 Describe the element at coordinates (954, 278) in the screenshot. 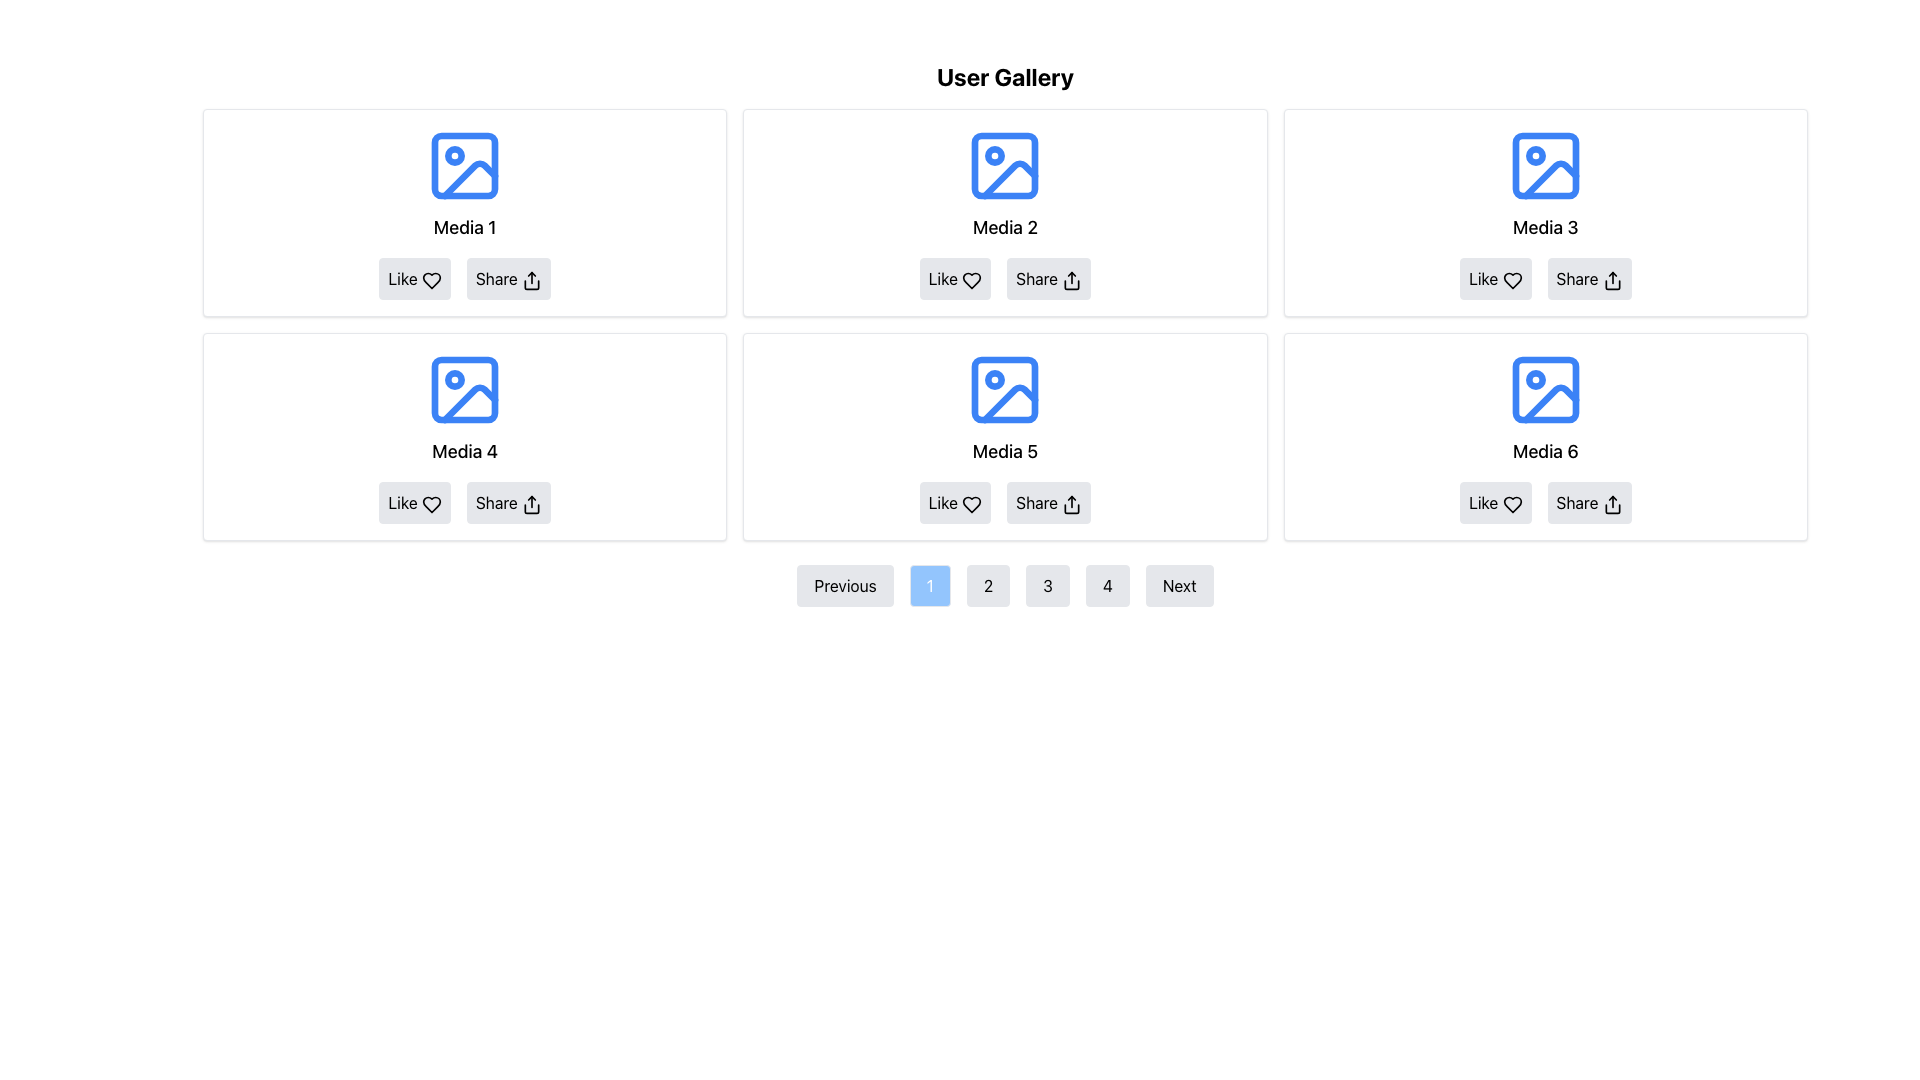

I see `the 'like' button located in the lower section of the 'Media 2' card to express appreciation for the associated media item` at that location.